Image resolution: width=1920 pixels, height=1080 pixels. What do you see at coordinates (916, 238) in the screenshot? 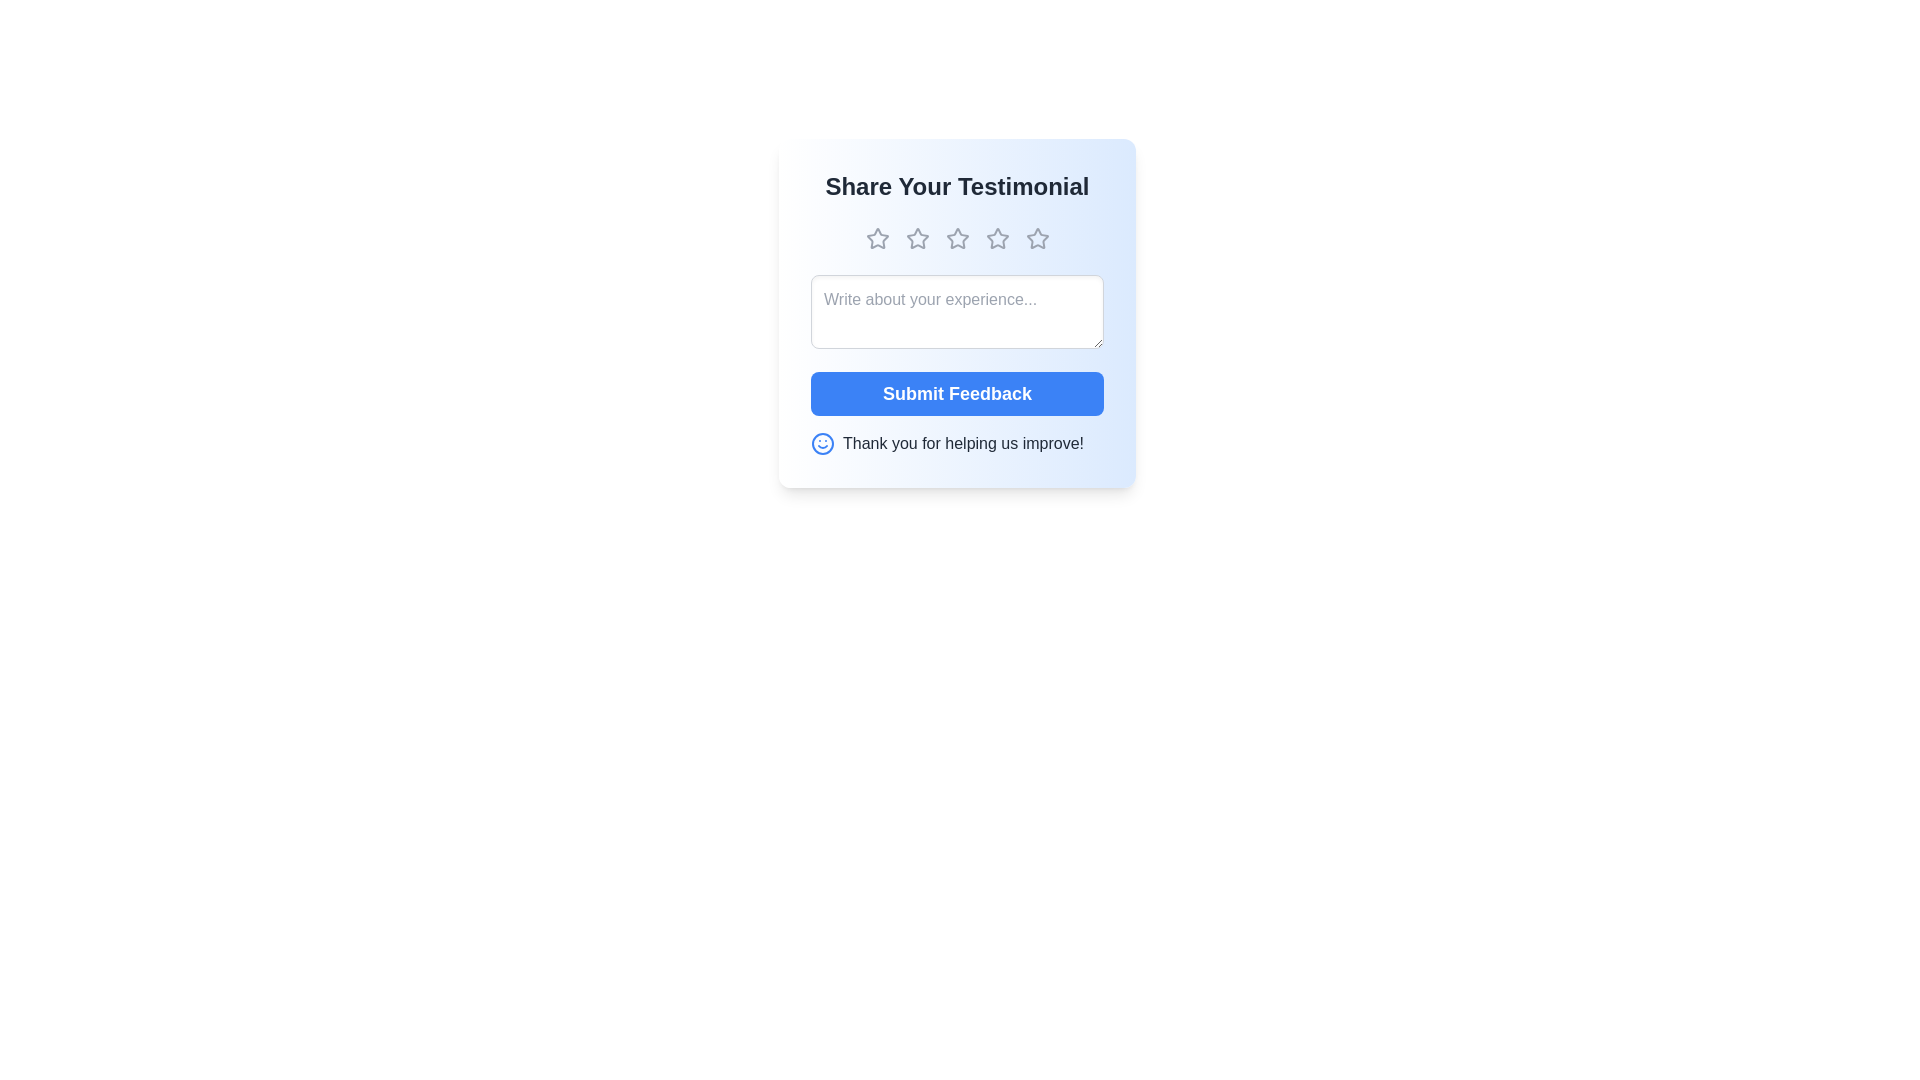
I see `the star corresponding to the desired rating of 2` at bounding box center [916, 238].